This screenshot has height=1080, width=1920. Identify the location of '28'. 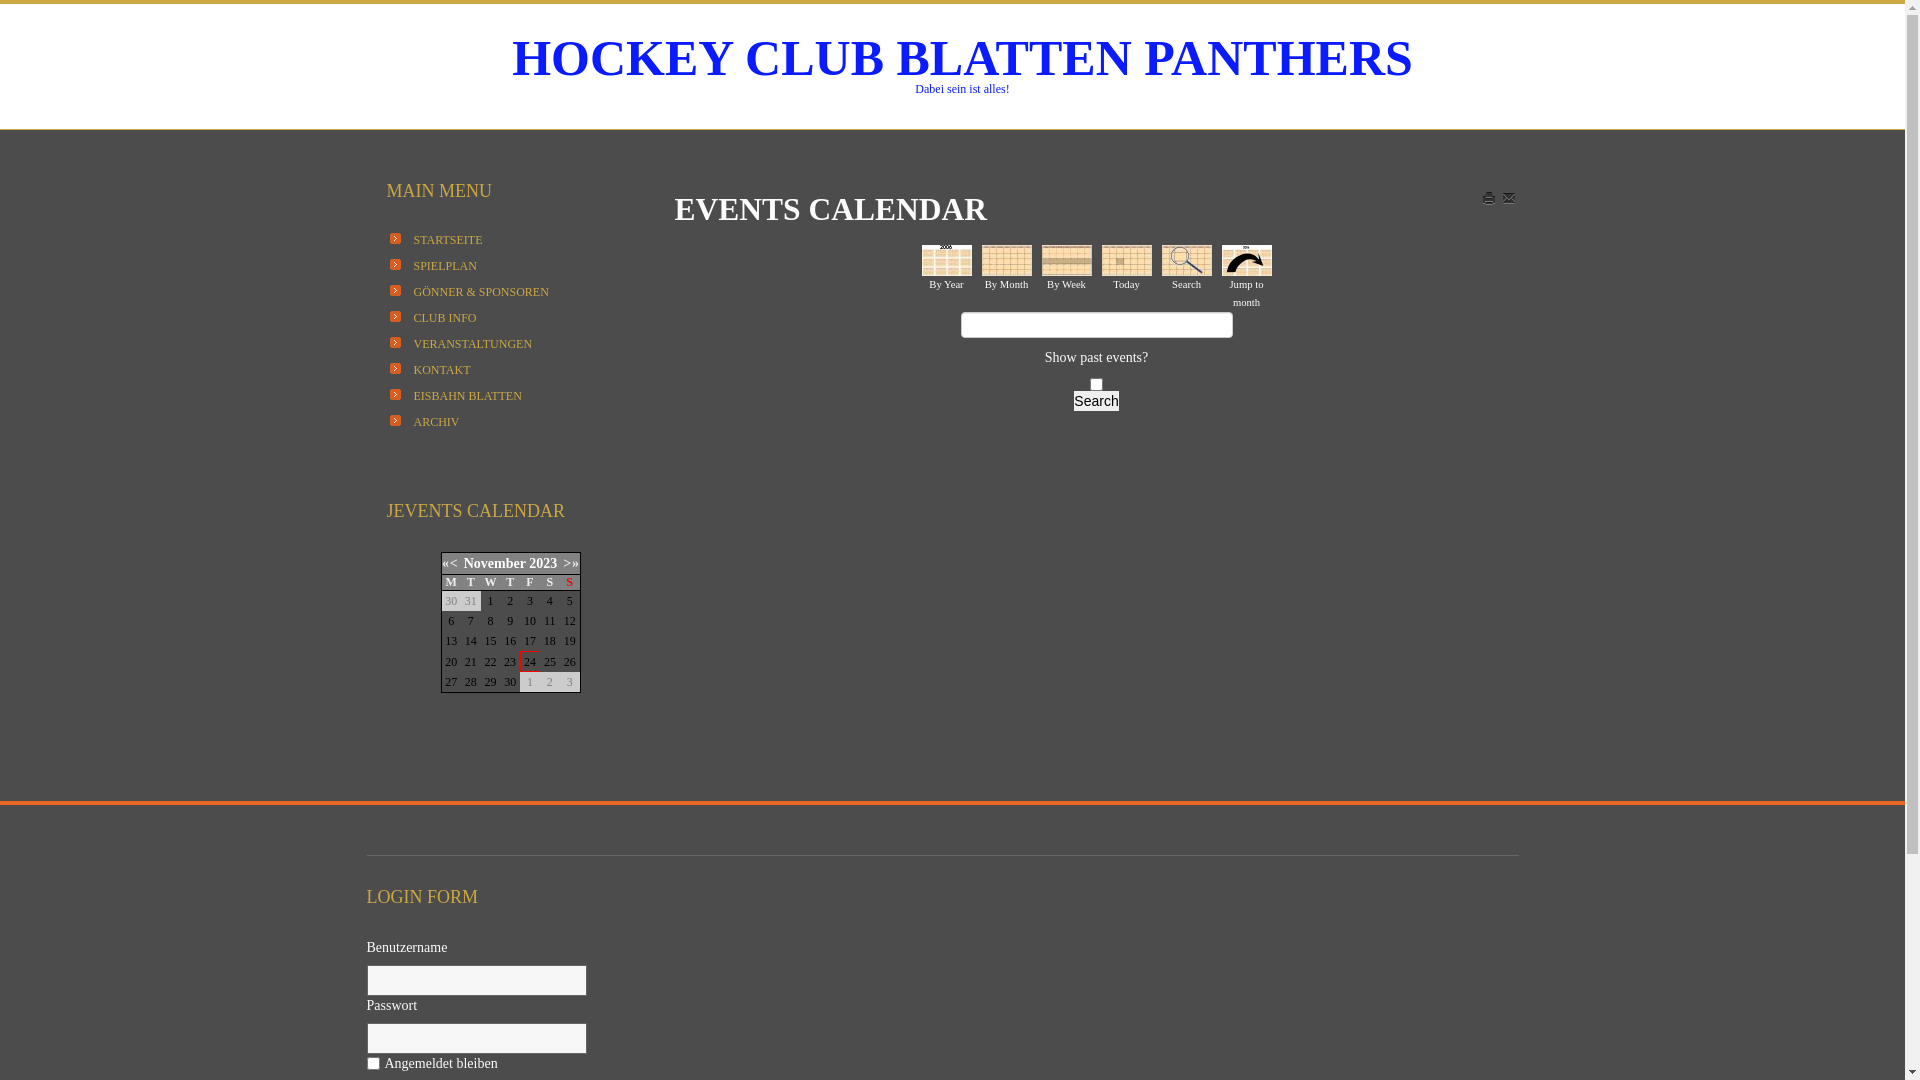
(469, 681).